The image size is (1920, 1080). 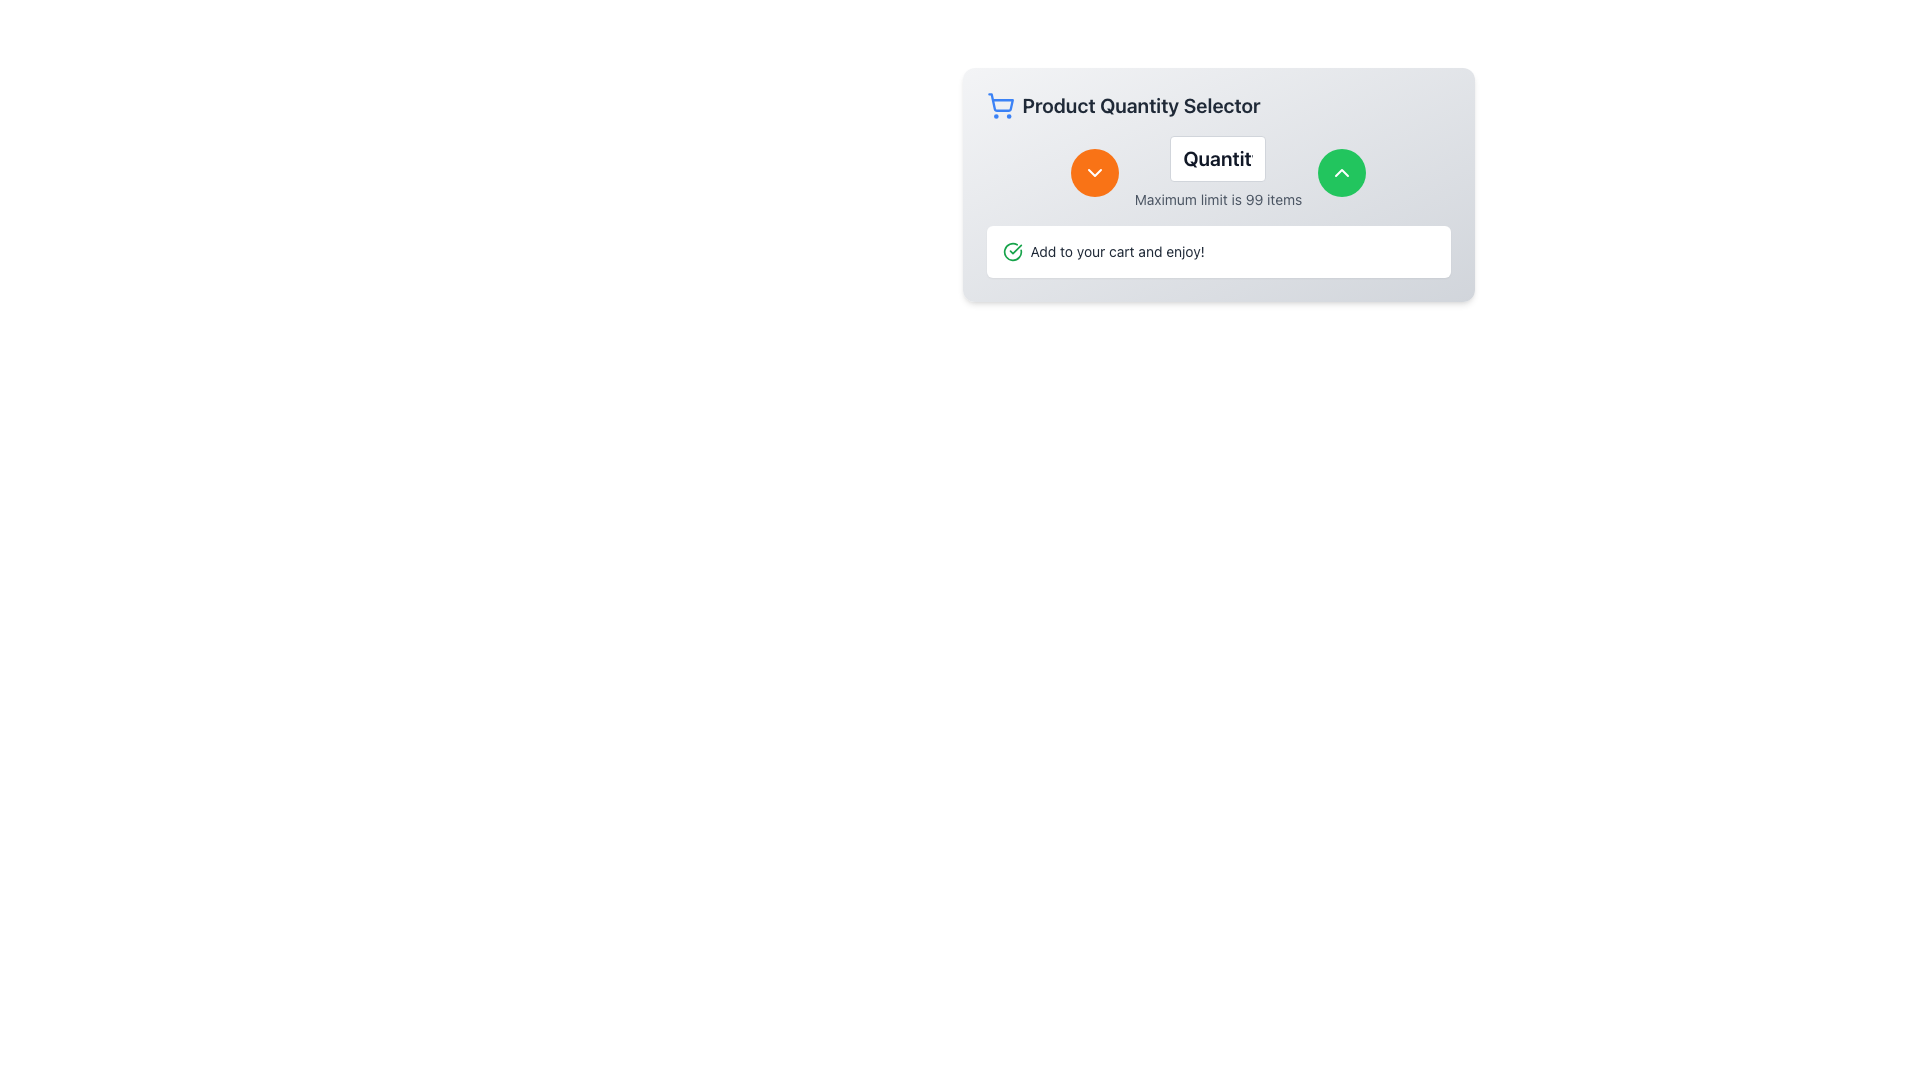 What do you see at coordinates (1342, 172) in the screenshot?
I see `the green circular button with a white upward-pointing chevron to increase the quantity` at bounding box center [1342, 172].